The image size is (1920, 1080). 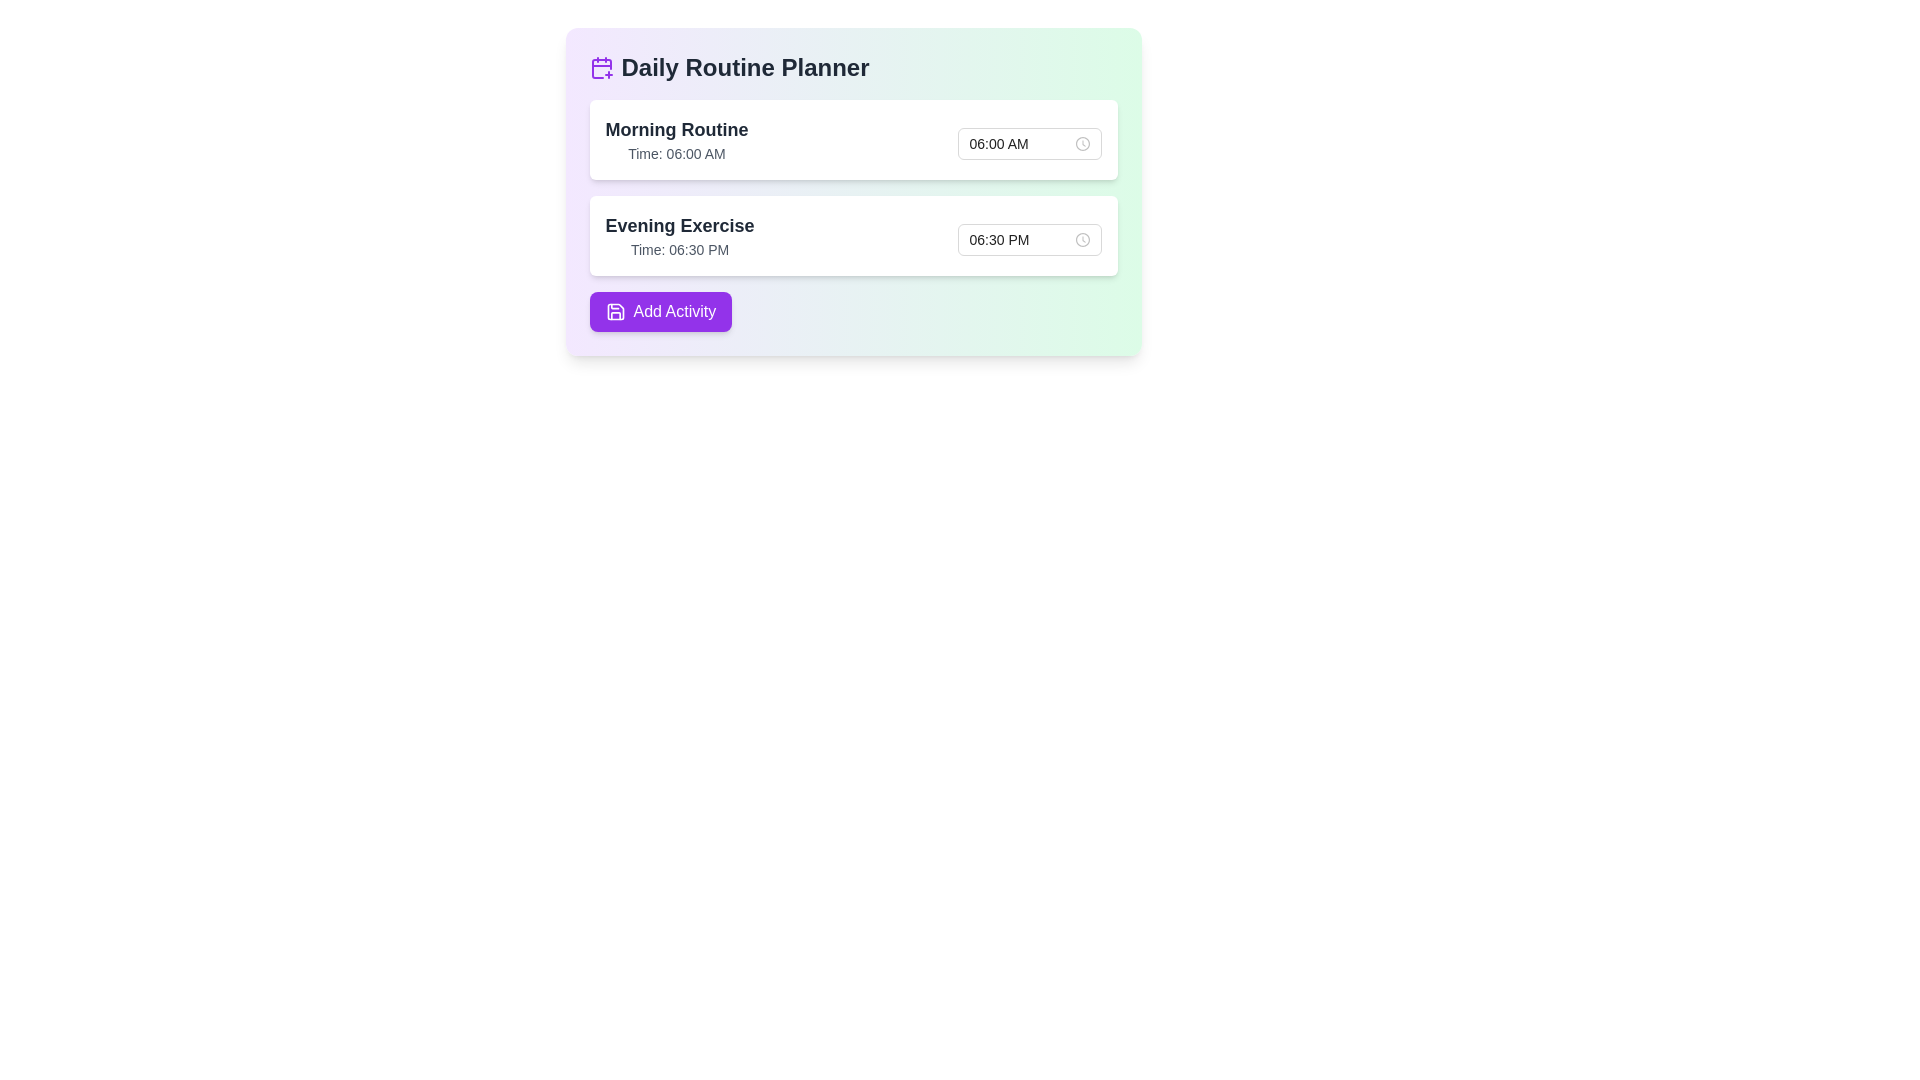 I want to click on the Time picker input field located within the 'Evening Exercise' card to interact and select the displayed time of '06:30 PM', so click(x=1029, y=238).